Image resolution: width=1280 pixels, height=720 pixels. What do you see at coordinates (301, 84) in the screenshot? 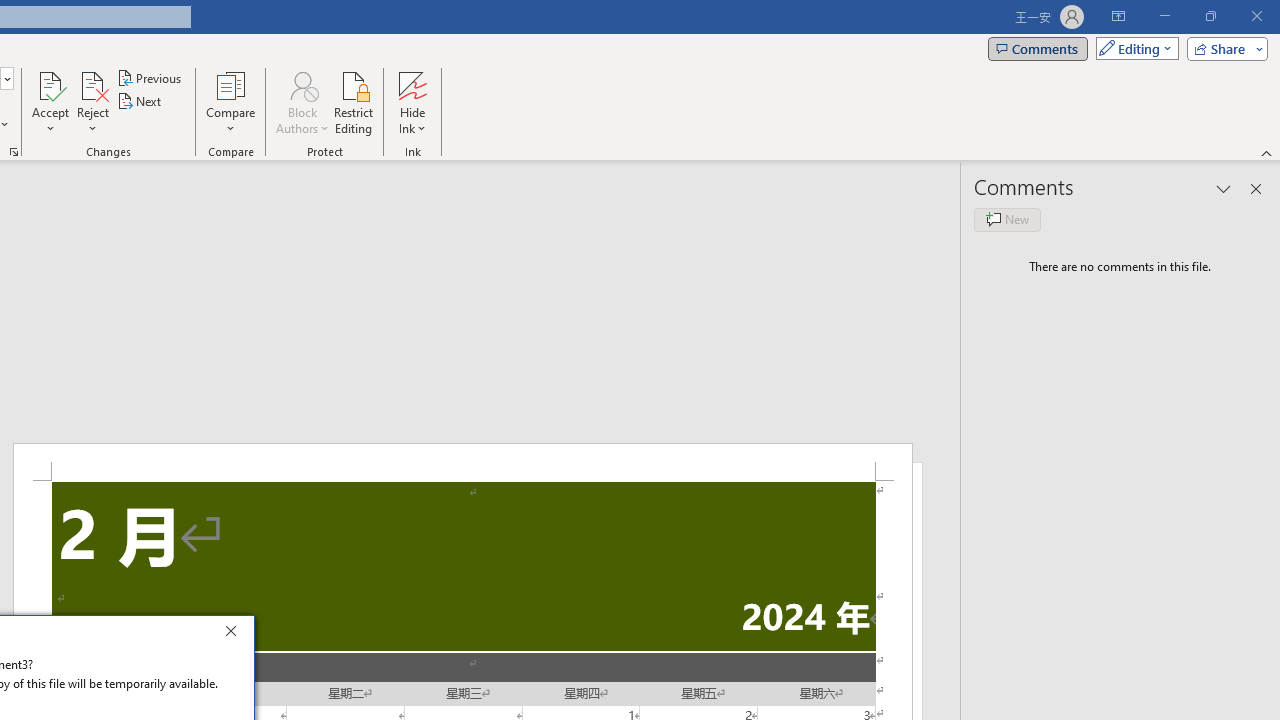
I see `'Block Authors'` at bounding box center [301, 84].